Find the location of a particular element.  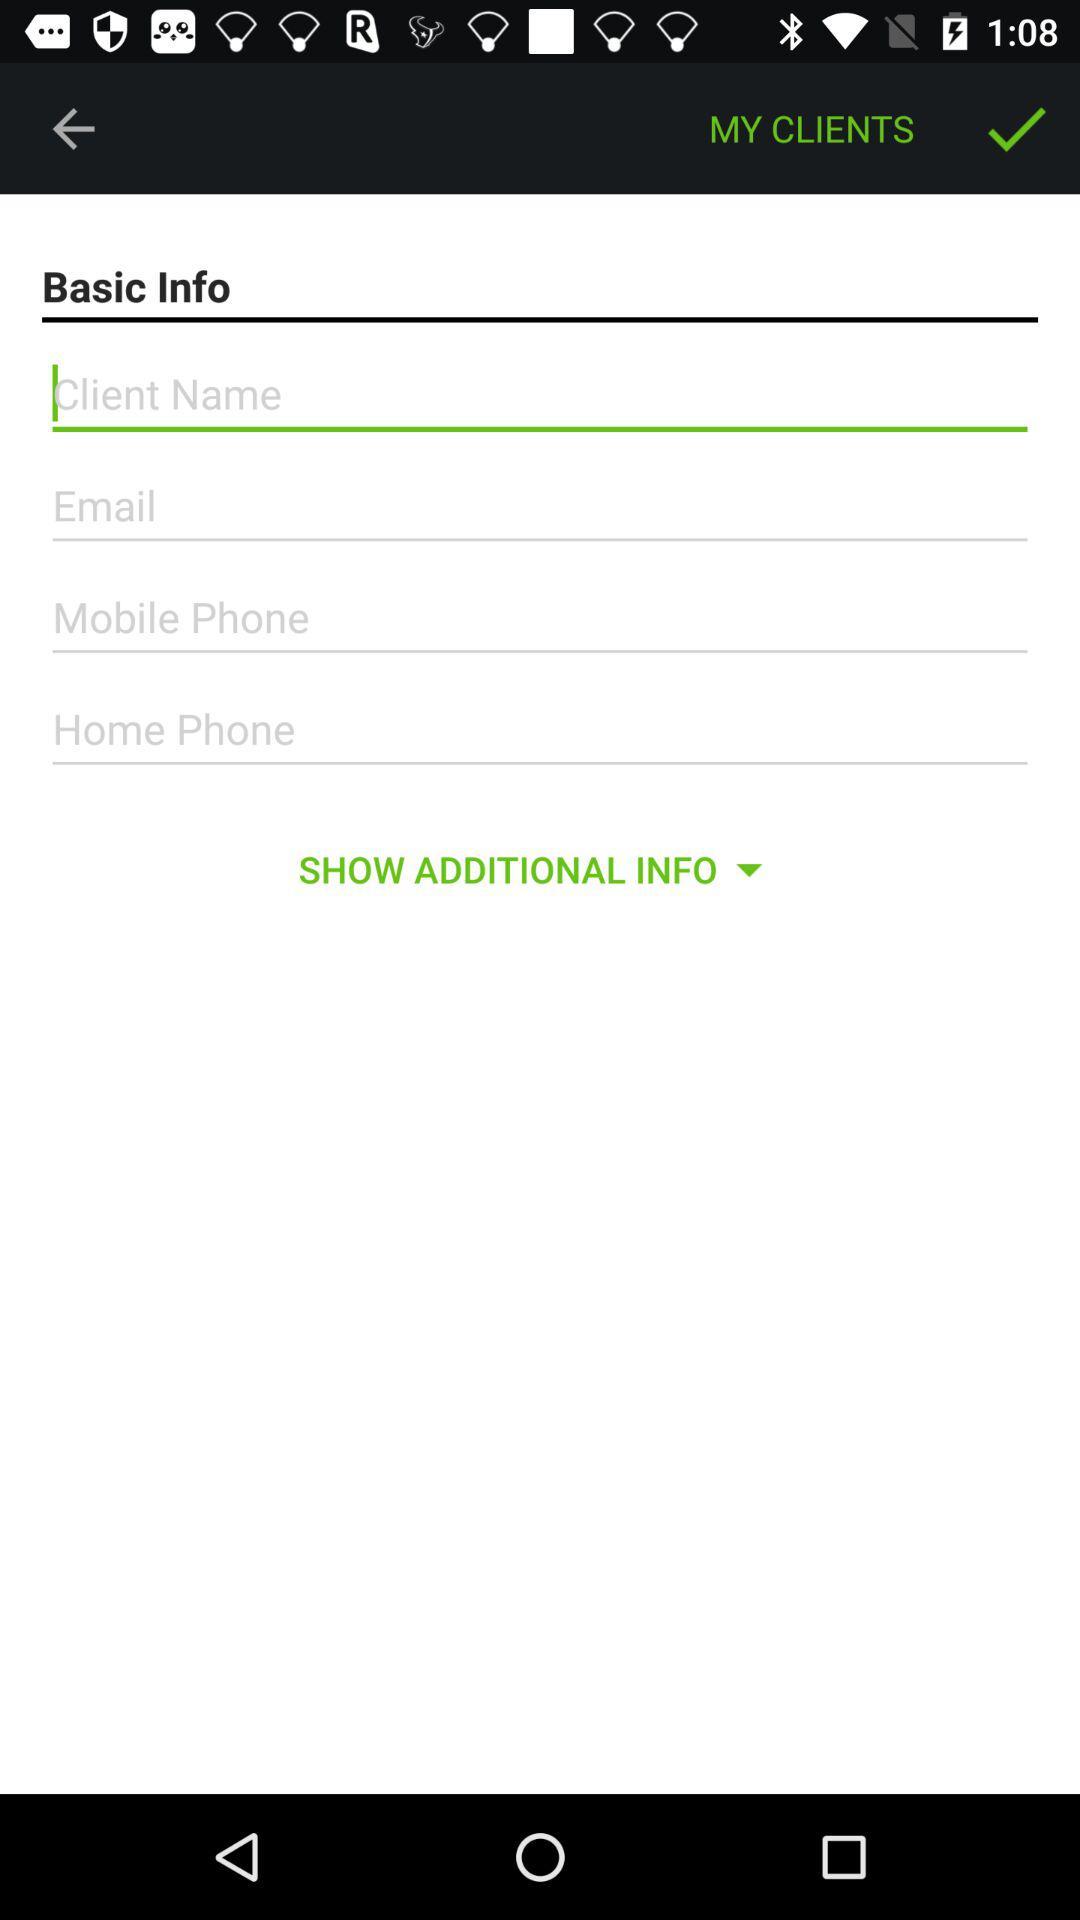

phone number is located at coordinates (540, 728).